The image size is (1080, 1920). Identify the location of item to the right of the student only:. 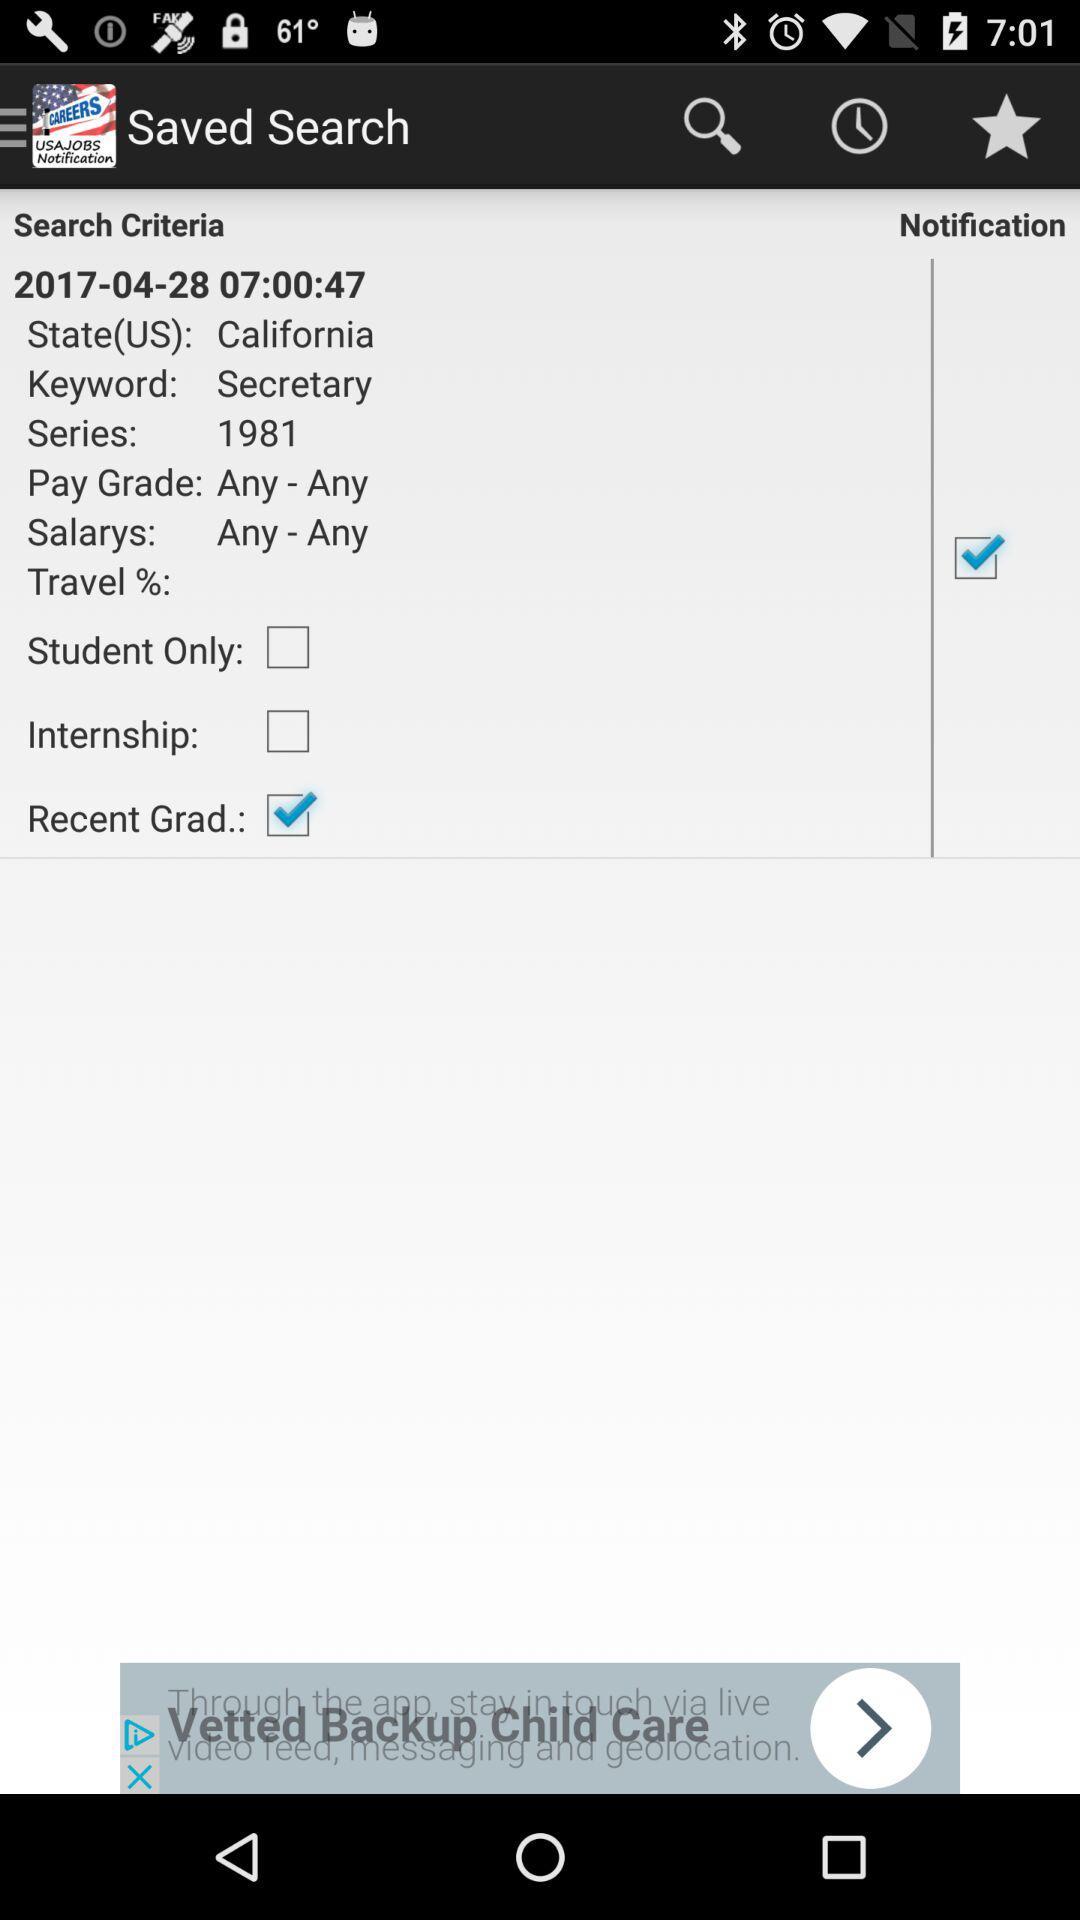
(288, 647).